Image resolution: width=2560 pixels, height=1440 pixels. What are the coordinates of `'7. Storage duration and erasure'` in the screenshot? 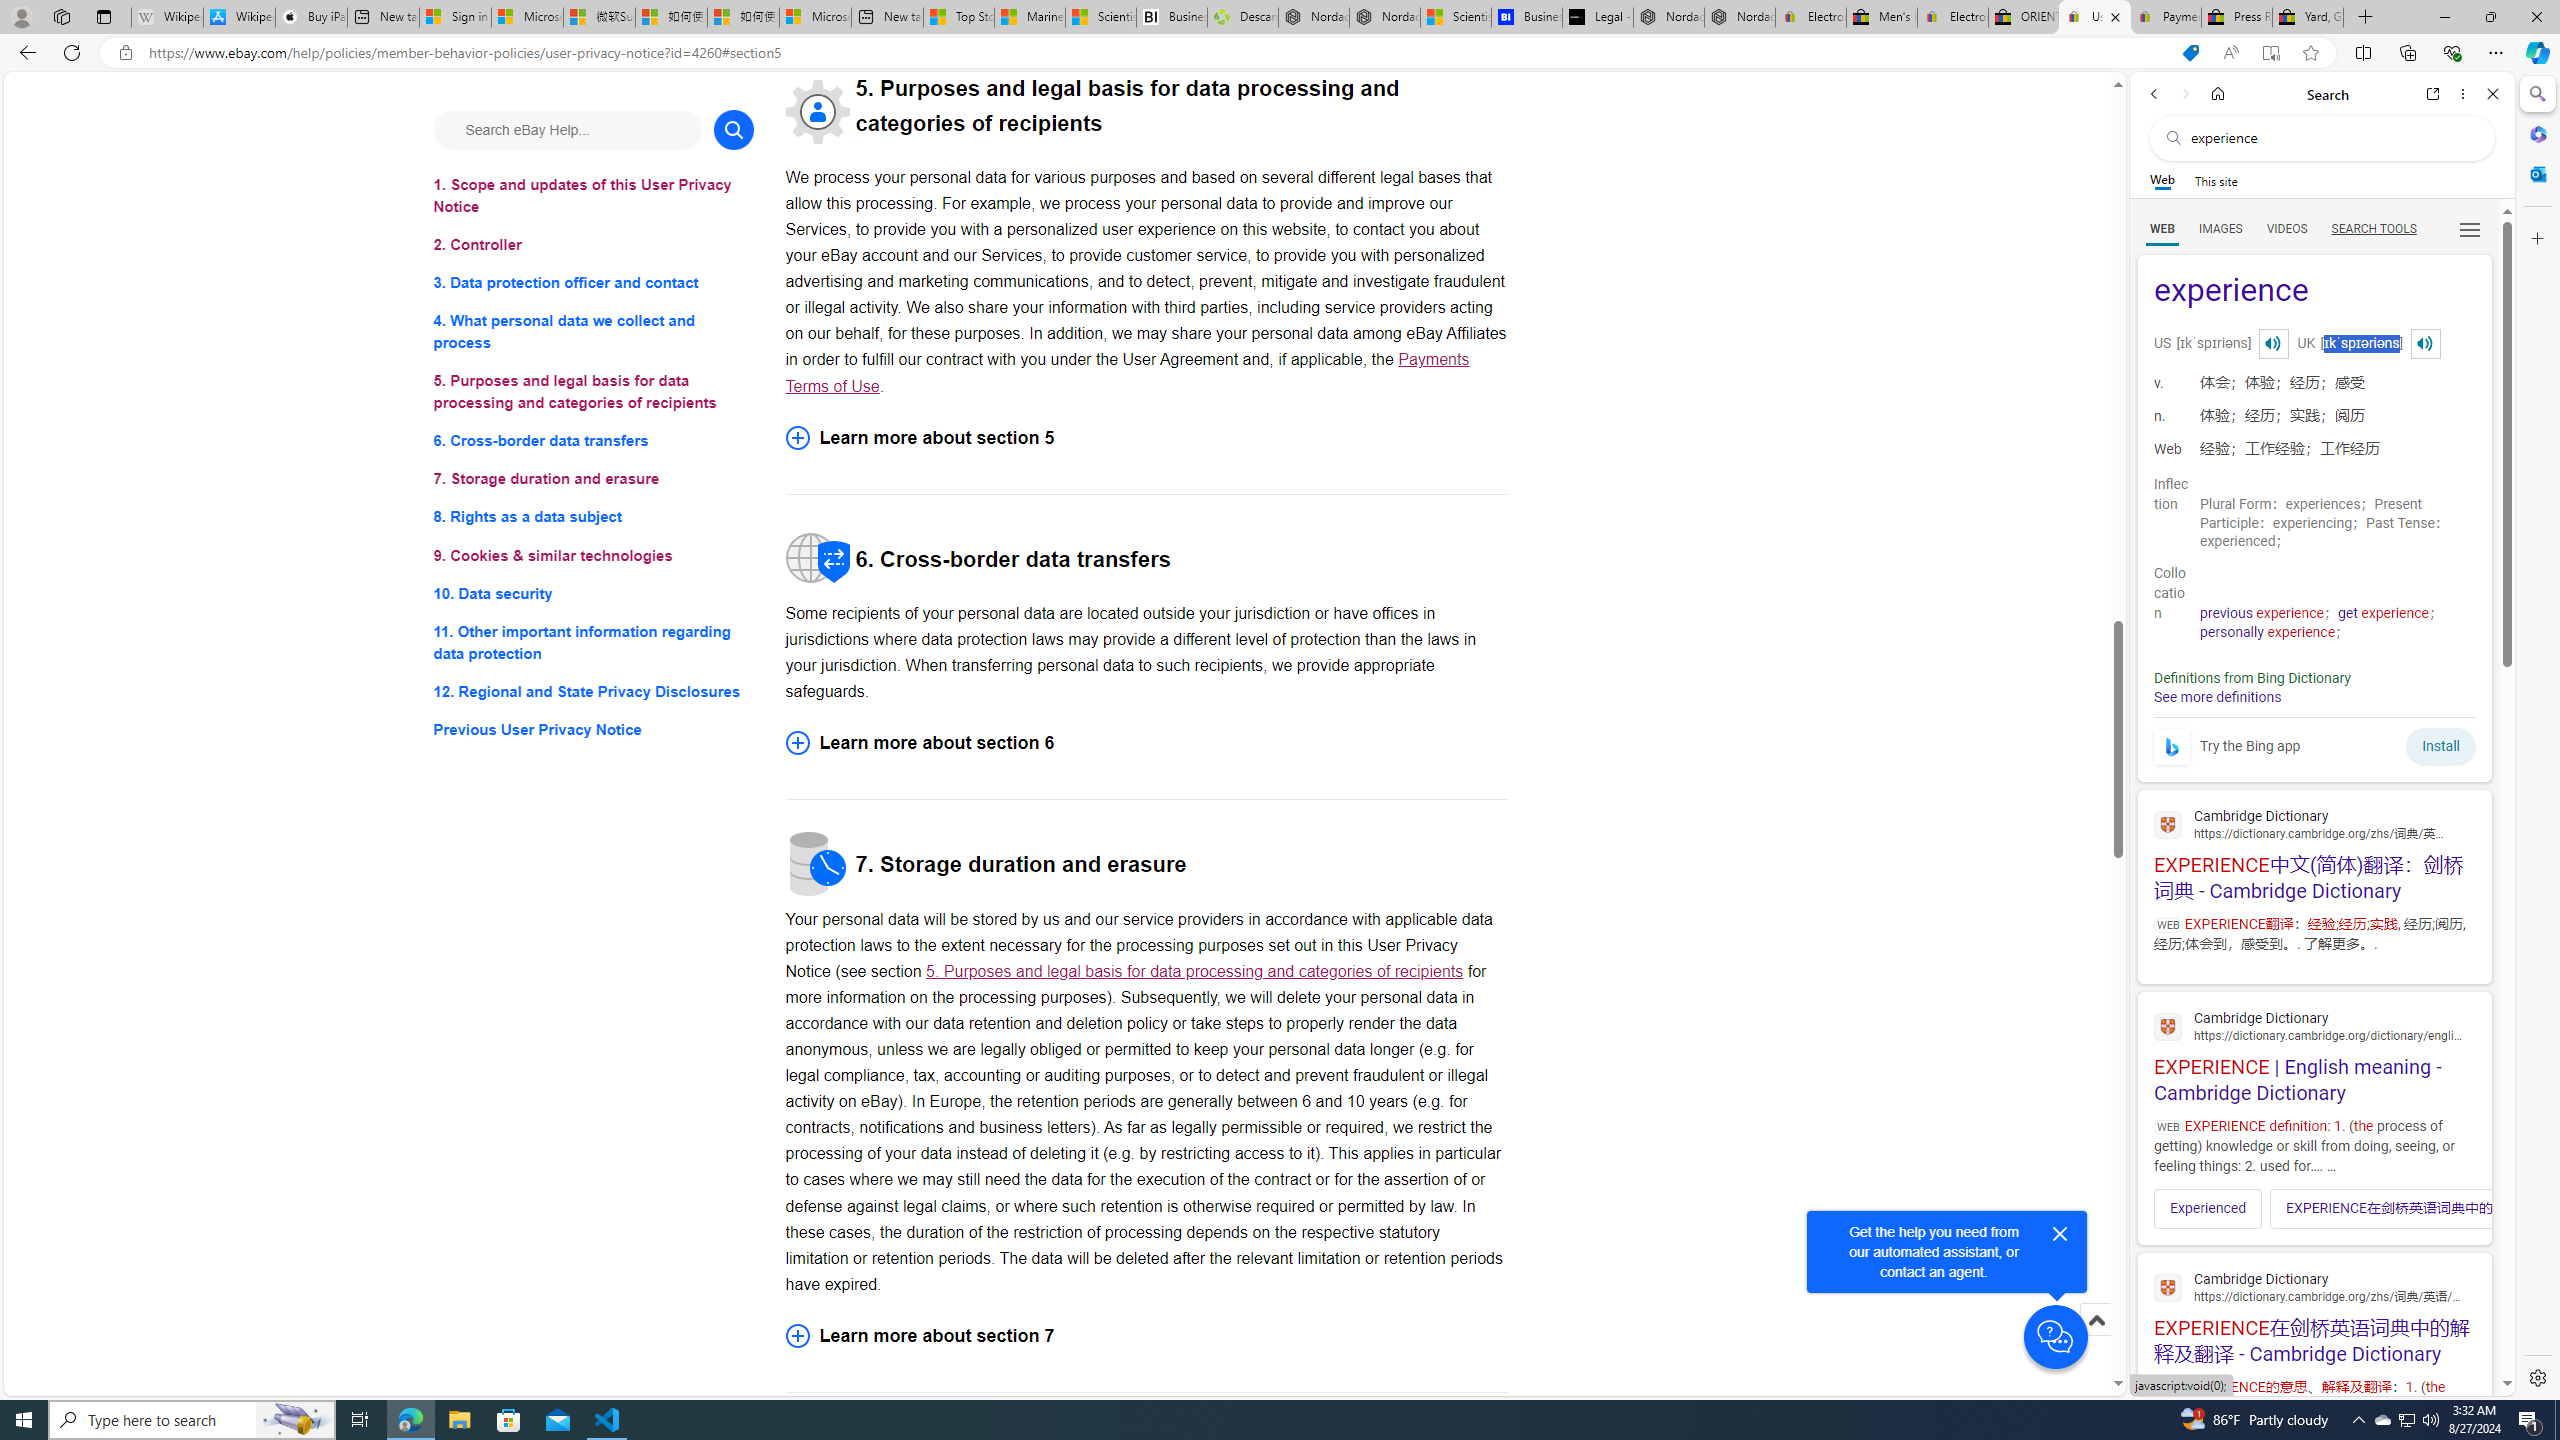 It's located at (592, 478).